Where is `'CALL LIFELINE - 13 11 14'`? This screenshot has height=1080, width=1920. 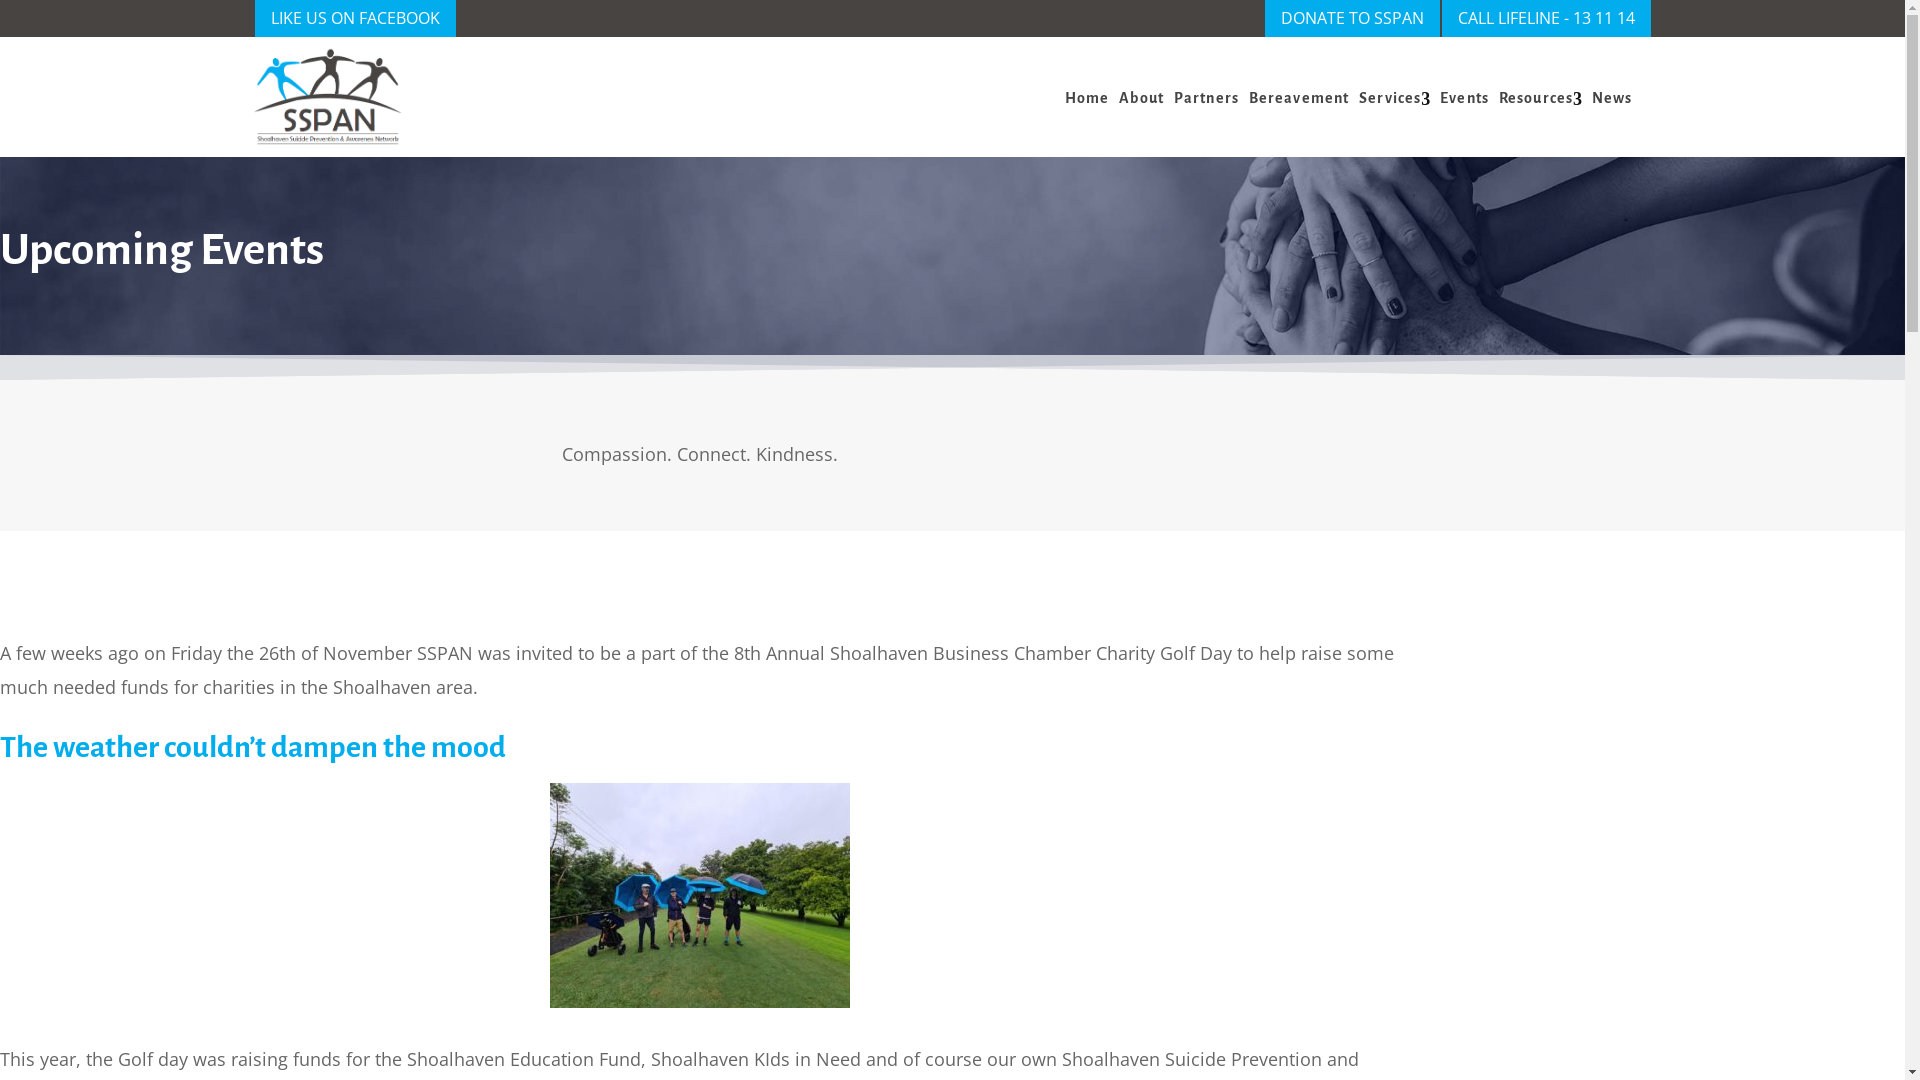
'CALL LIFELINE - 13 11 14' is located at coordinates (1545, 18).